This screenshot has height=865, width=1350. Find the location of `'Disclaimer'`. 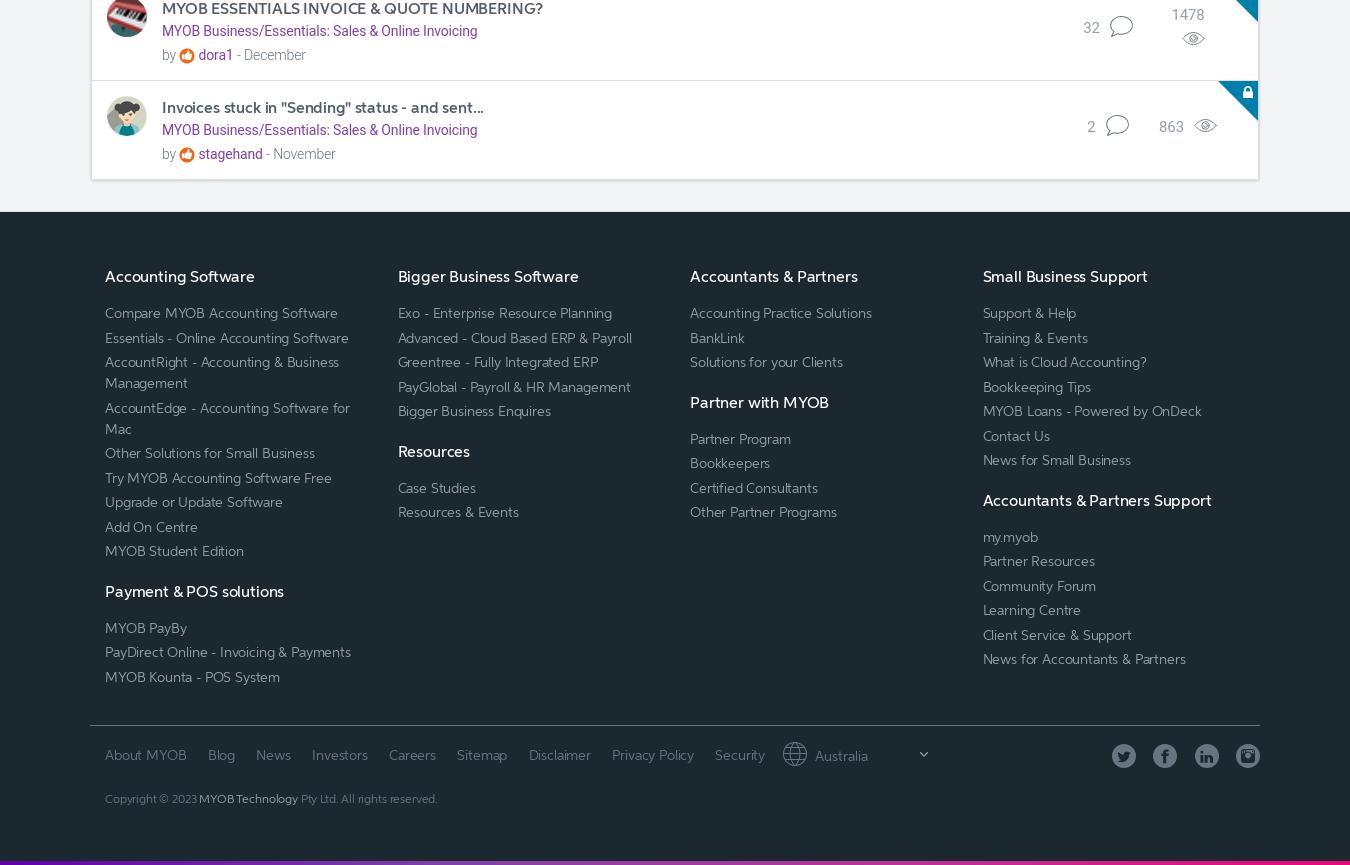

'Disclaimer' is located at coordinates (558, 752).